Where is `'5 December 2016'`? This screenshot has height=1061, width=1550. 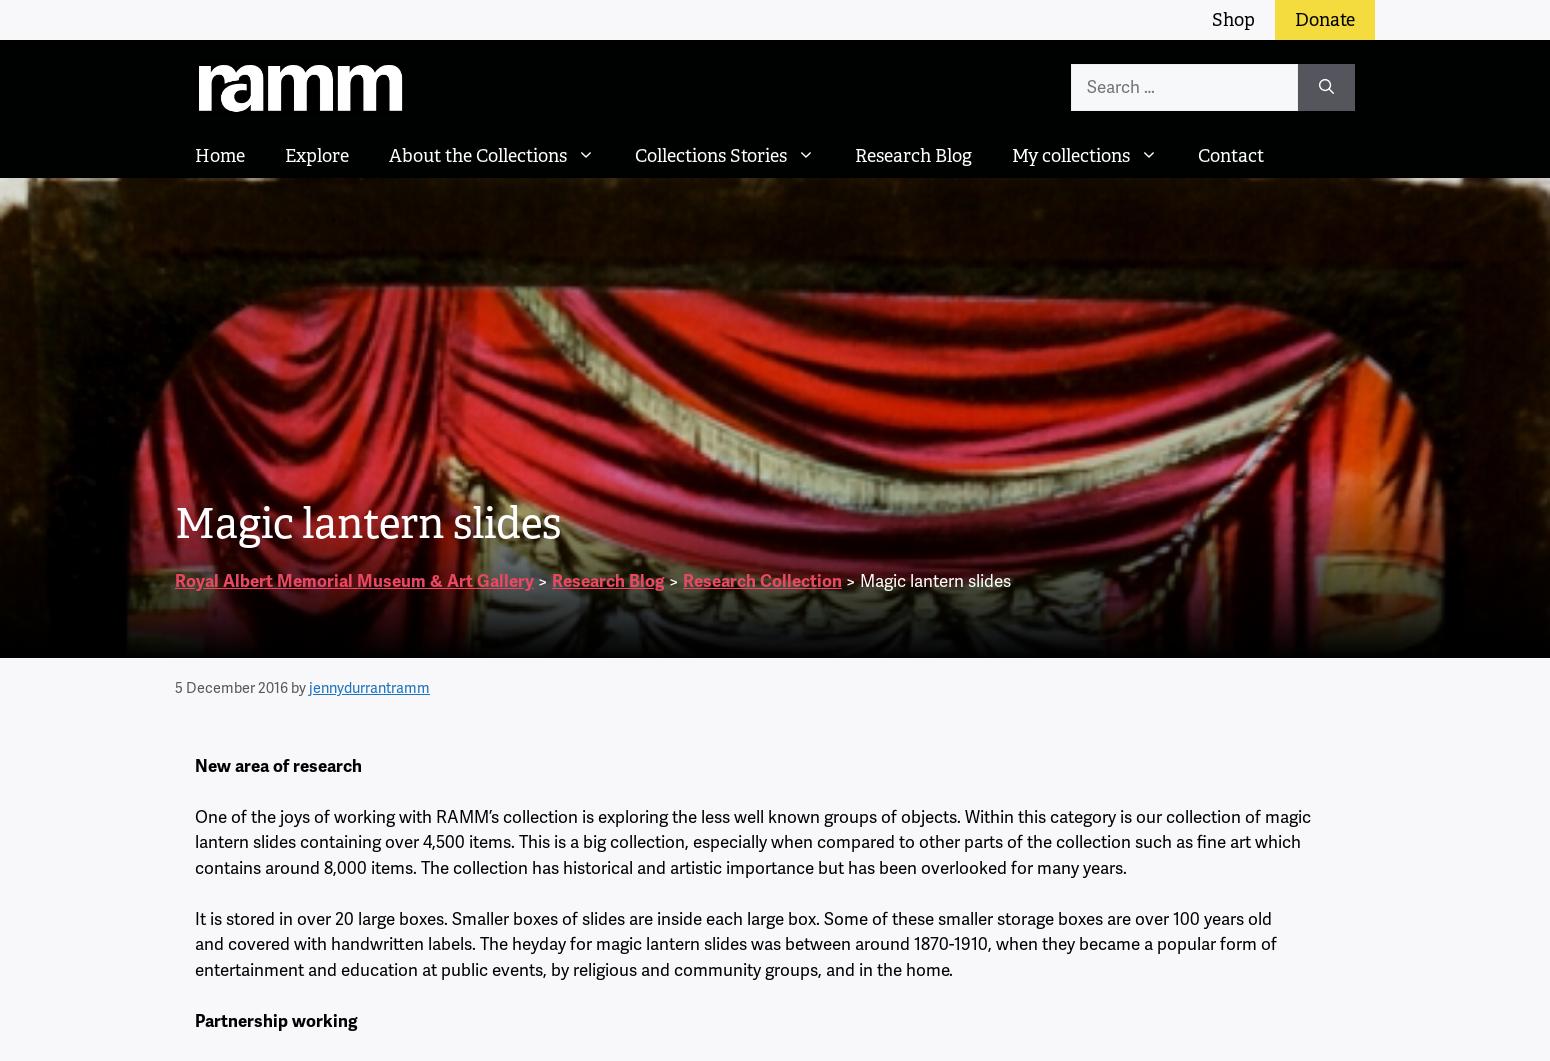
'5 December 2016' is located at coordinates (173, 686).